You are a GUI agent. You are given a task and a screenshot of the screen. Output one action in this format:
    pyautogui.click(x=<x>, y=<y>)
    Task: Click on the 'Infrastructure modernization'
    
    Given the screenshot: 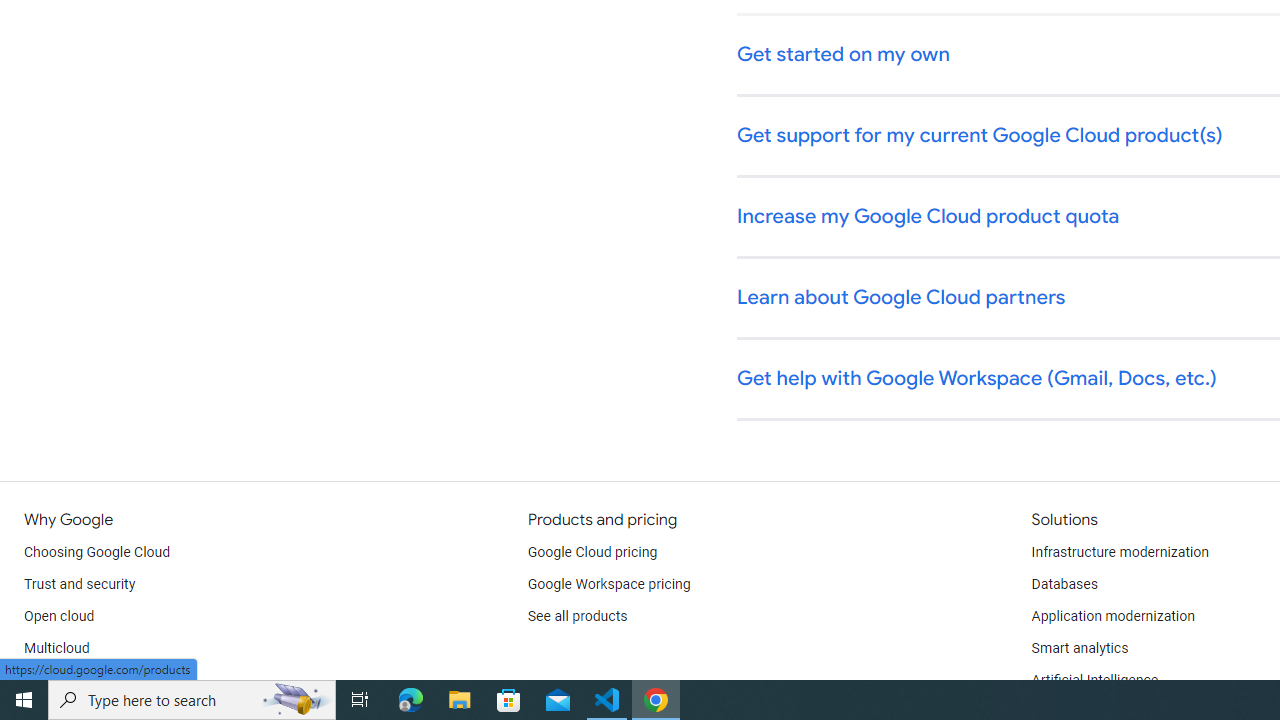 What is the action you would take?
    pyautogui.click(x=1120, y=552)
    